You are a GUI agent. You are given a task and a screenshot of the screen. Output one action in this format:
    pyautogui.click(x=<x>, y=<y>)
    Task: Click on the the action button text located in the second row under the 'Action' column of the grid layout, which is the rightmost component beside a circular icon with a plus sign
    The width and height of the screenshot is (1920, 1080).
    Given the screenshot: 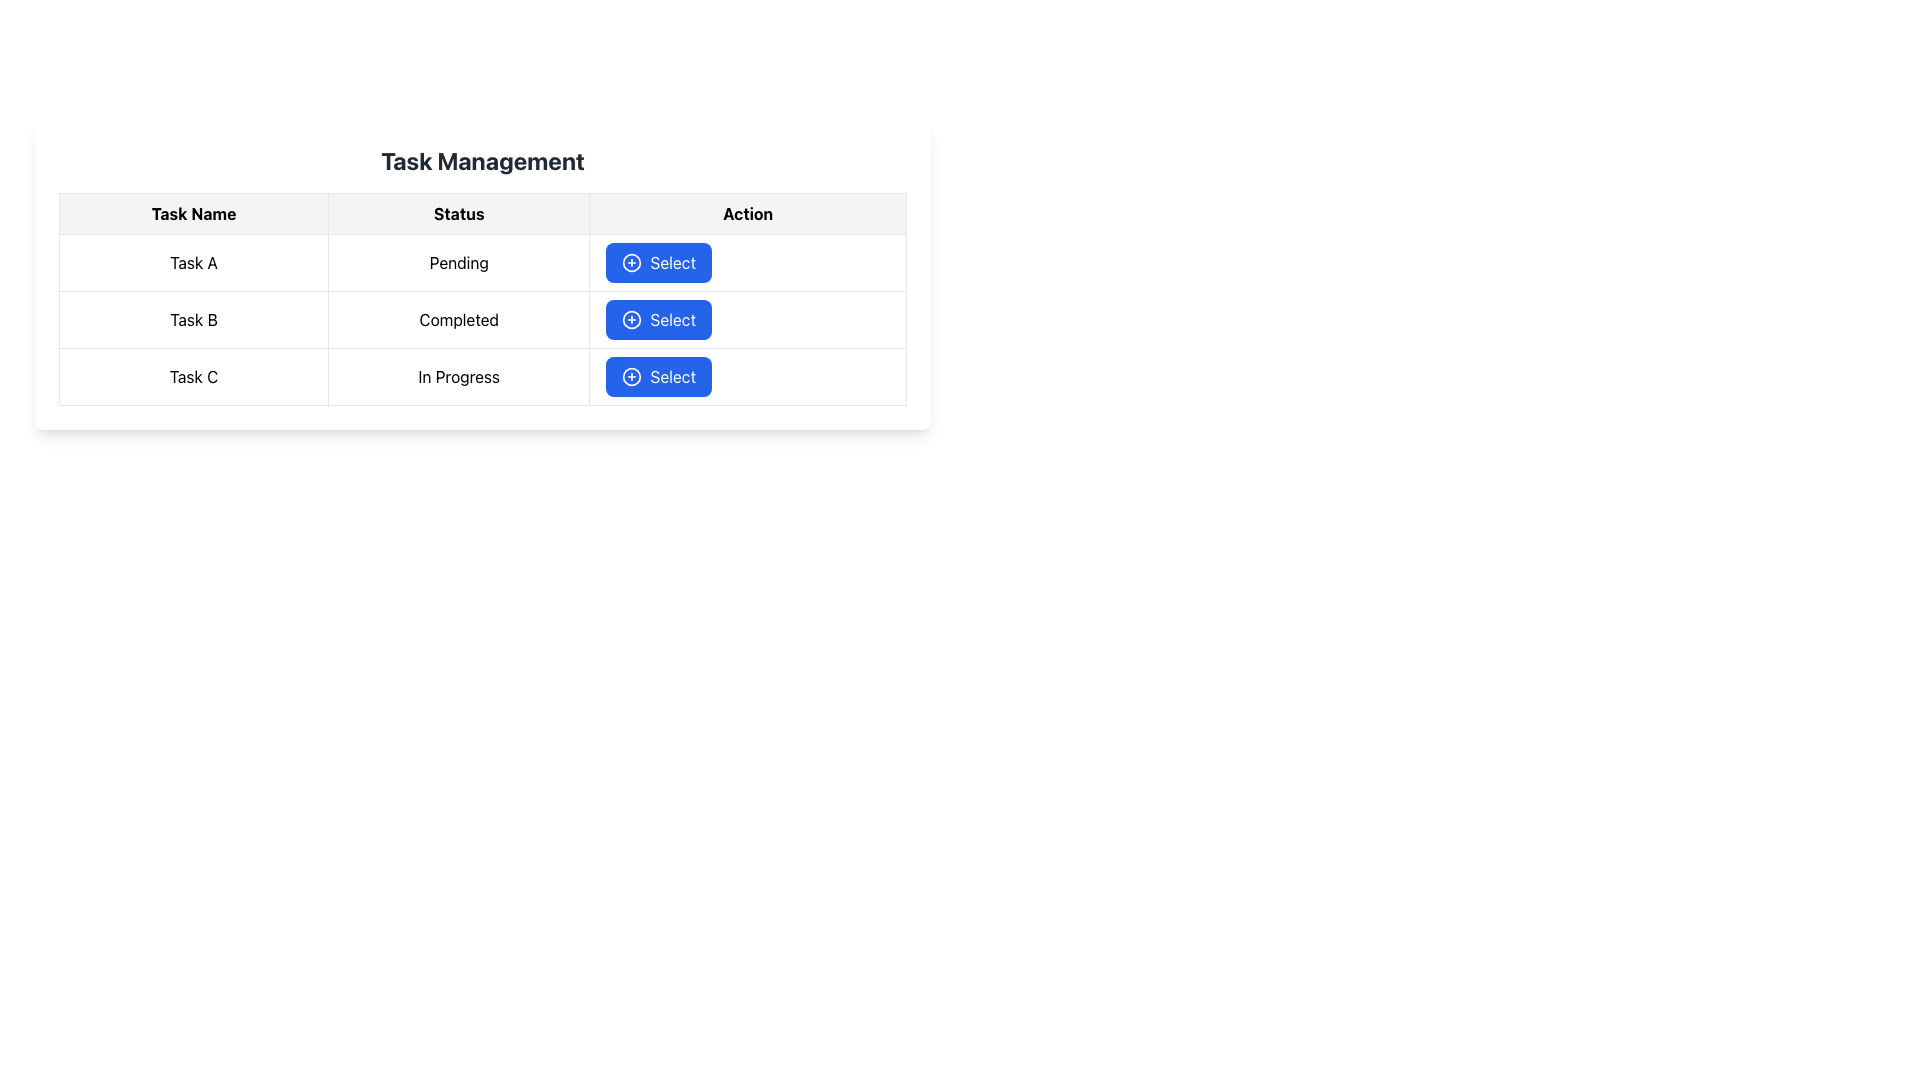 What is the action you would take?
    pyautogui.click(x=673, y=319)
    